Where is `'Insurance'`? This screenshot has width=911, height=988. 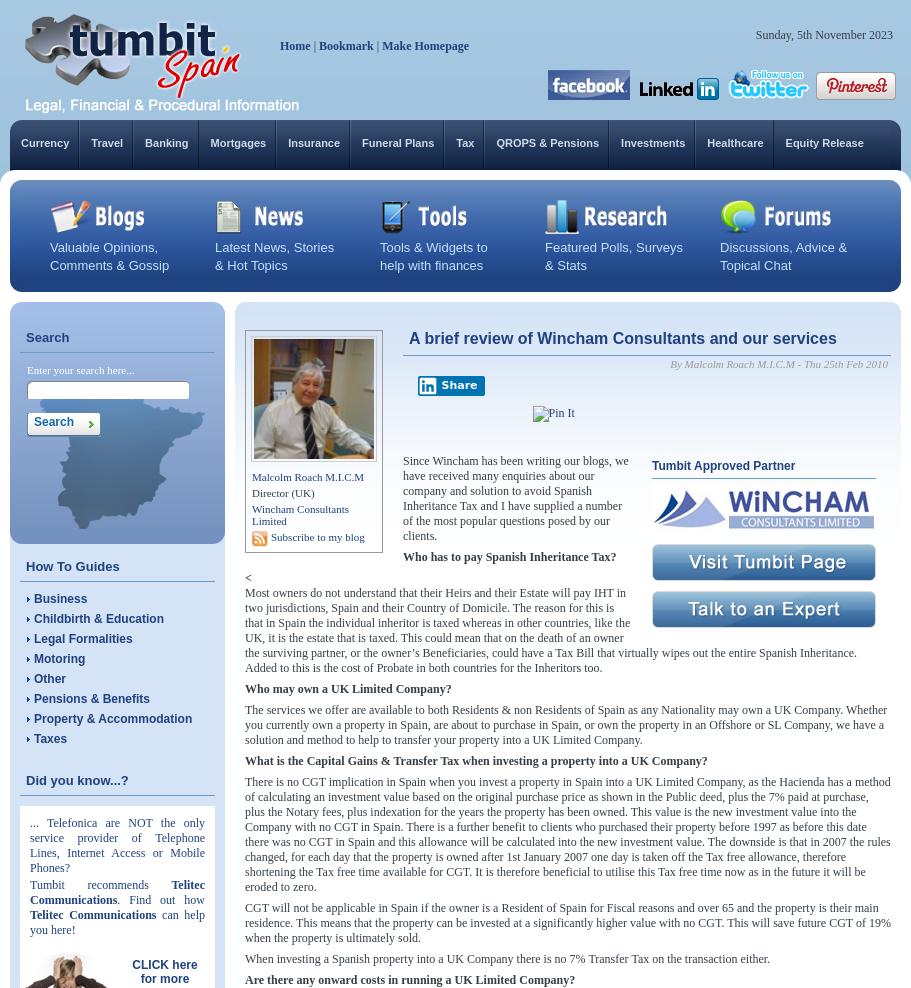 'Insurance' is located at coordinates (287, 141).